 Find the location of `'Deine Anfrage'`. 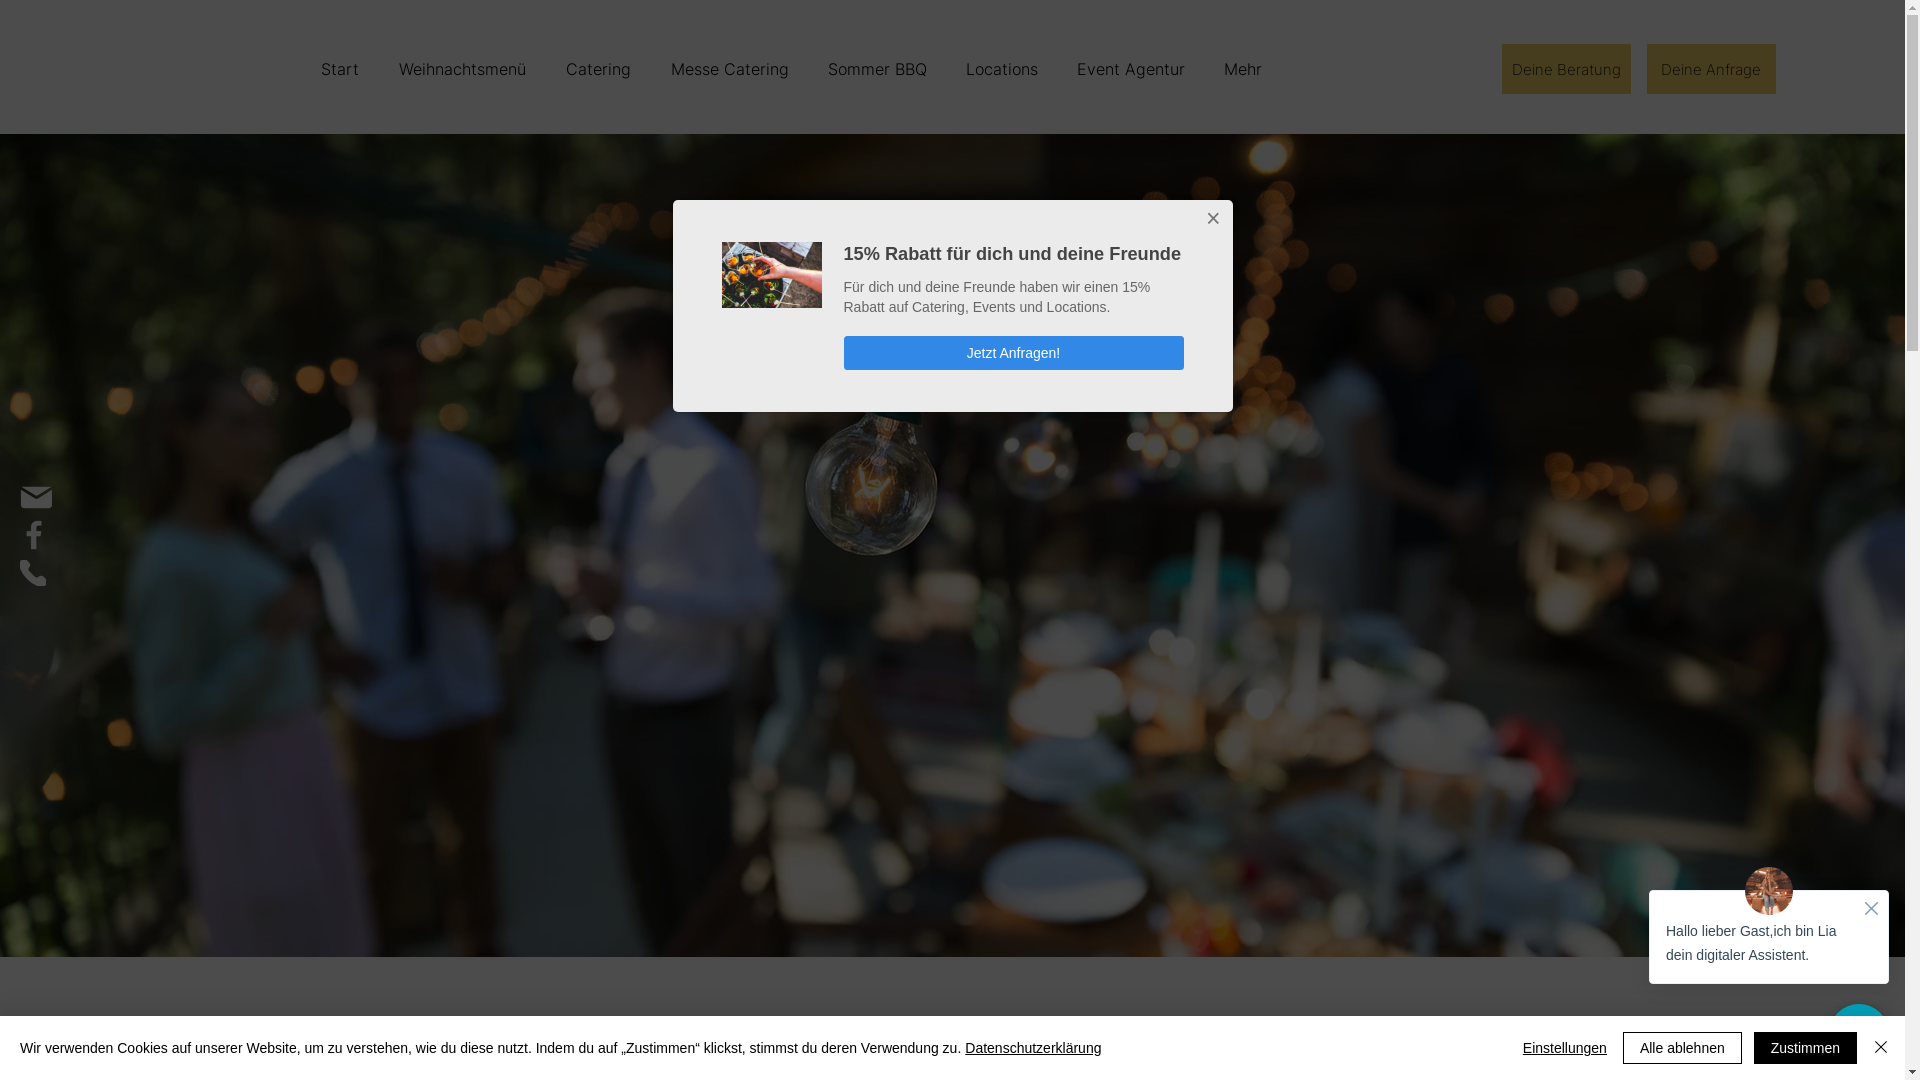

'Deine Anfrage' is located at coordinates (1646, 68).